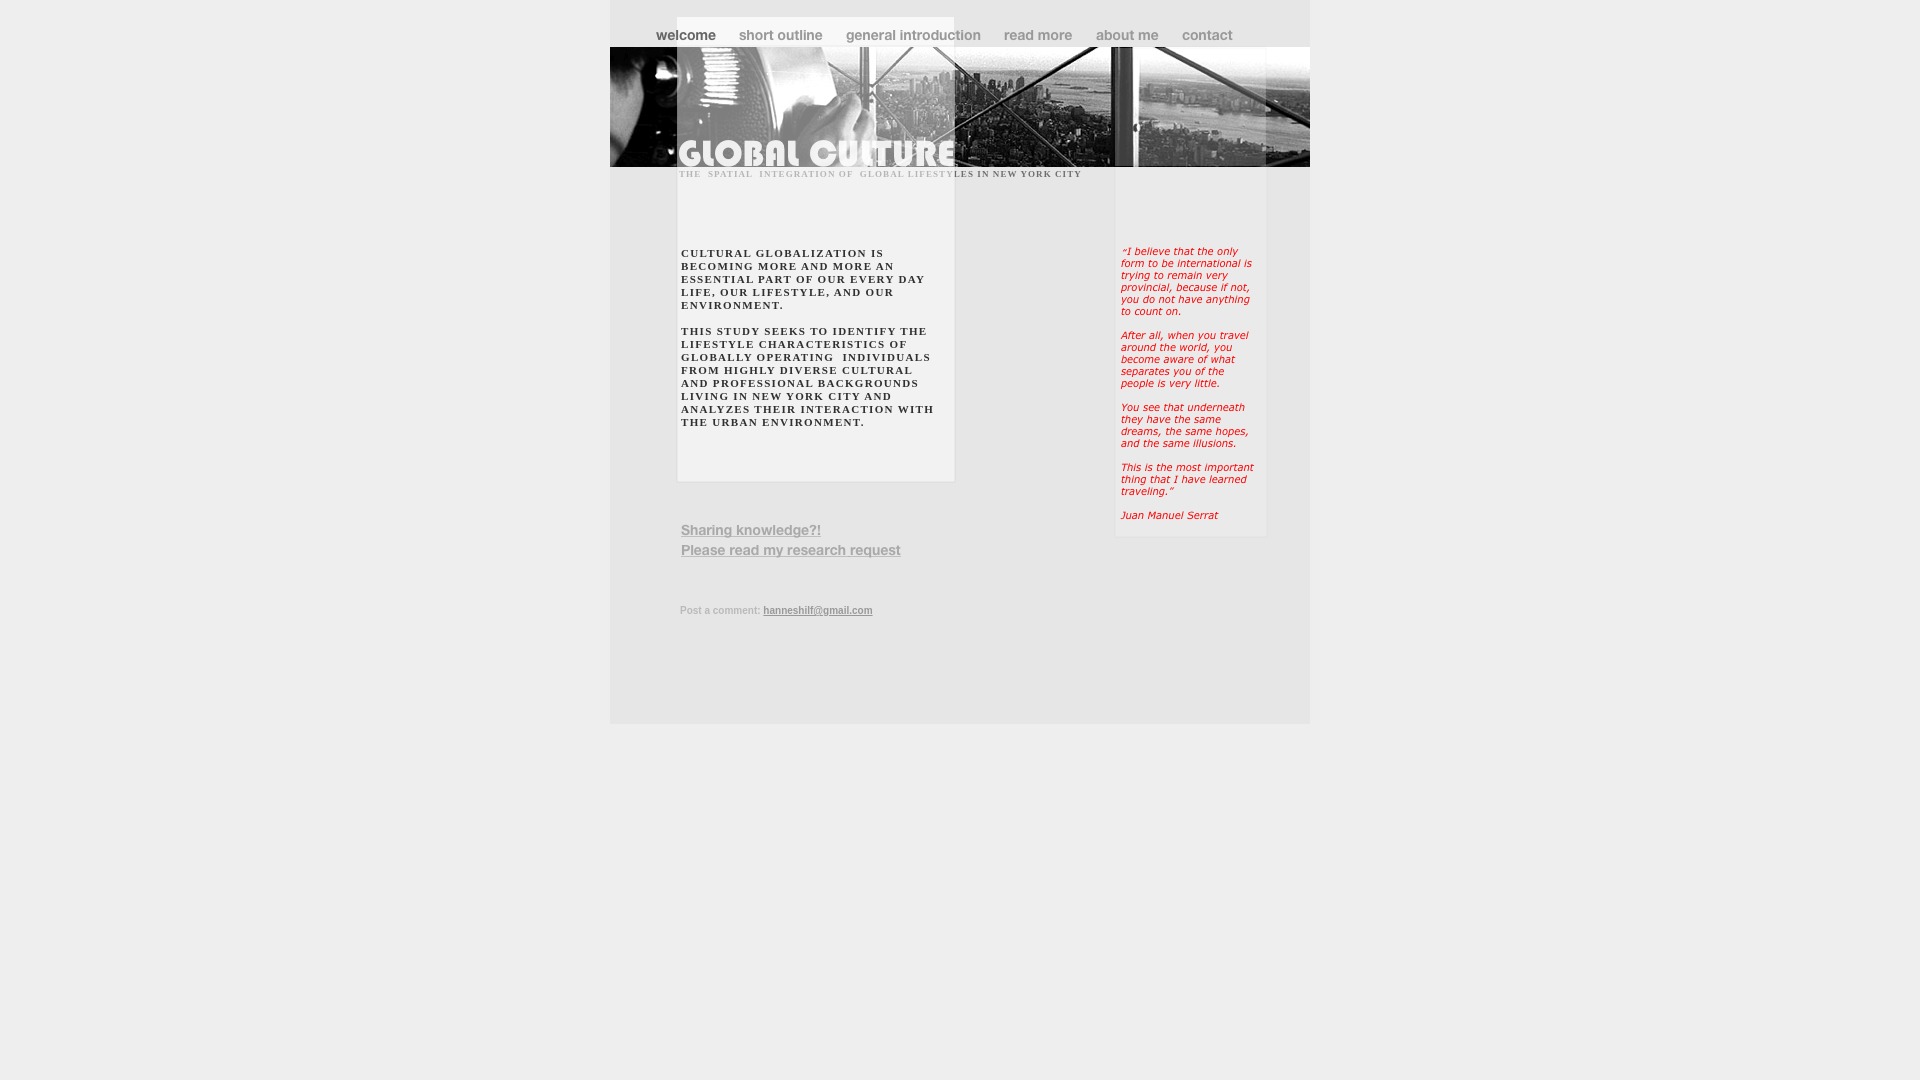  Describe the element at coordinates (817, 609) in the screenshot. I see `'hanneshilf@gmail.com'` at that location.